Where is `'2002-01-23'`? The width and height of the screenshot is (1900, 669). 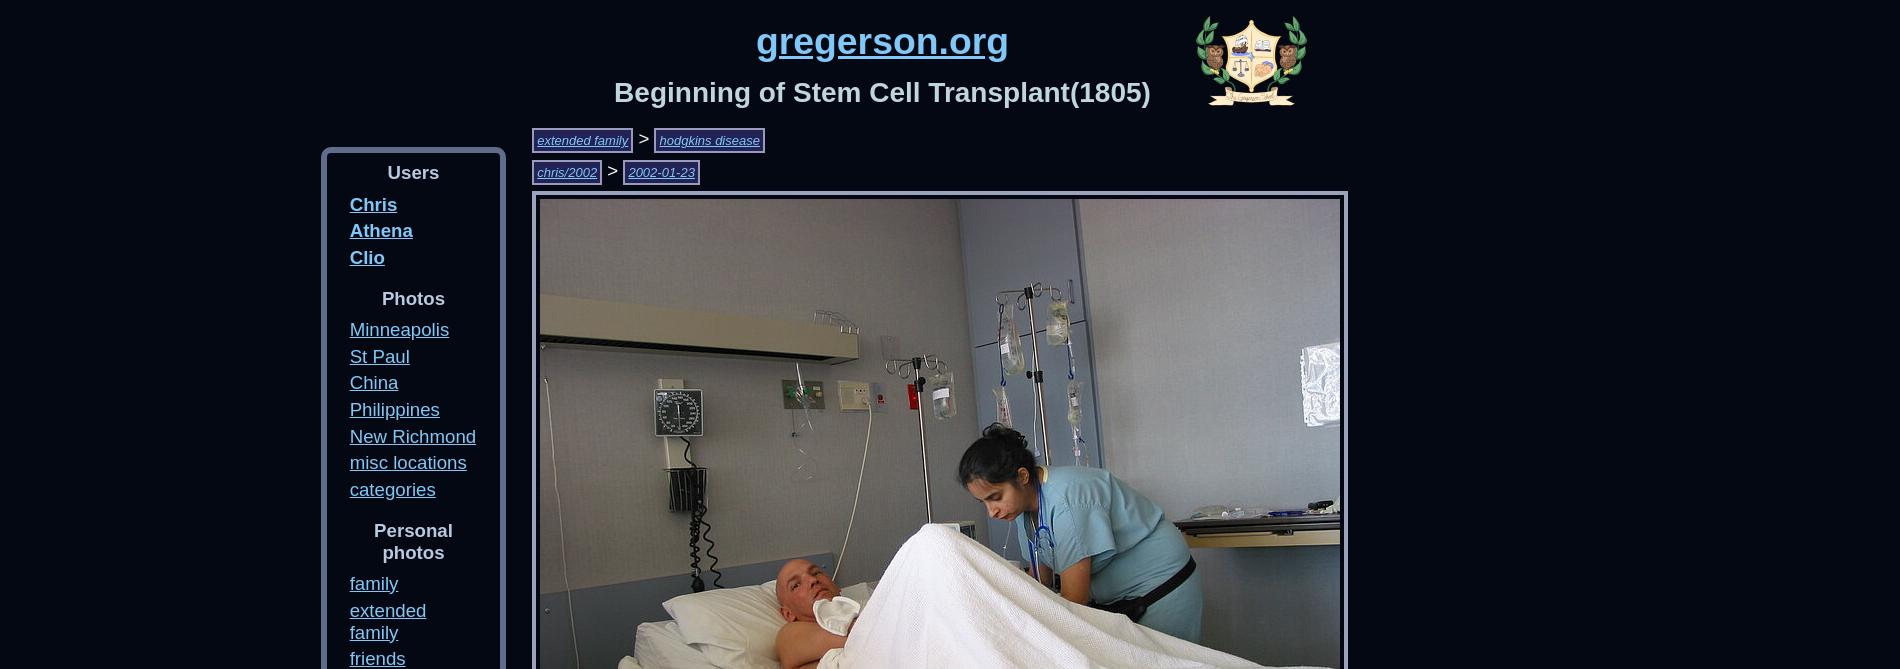 '2002-01-23' is located at coordinates (661, 170).